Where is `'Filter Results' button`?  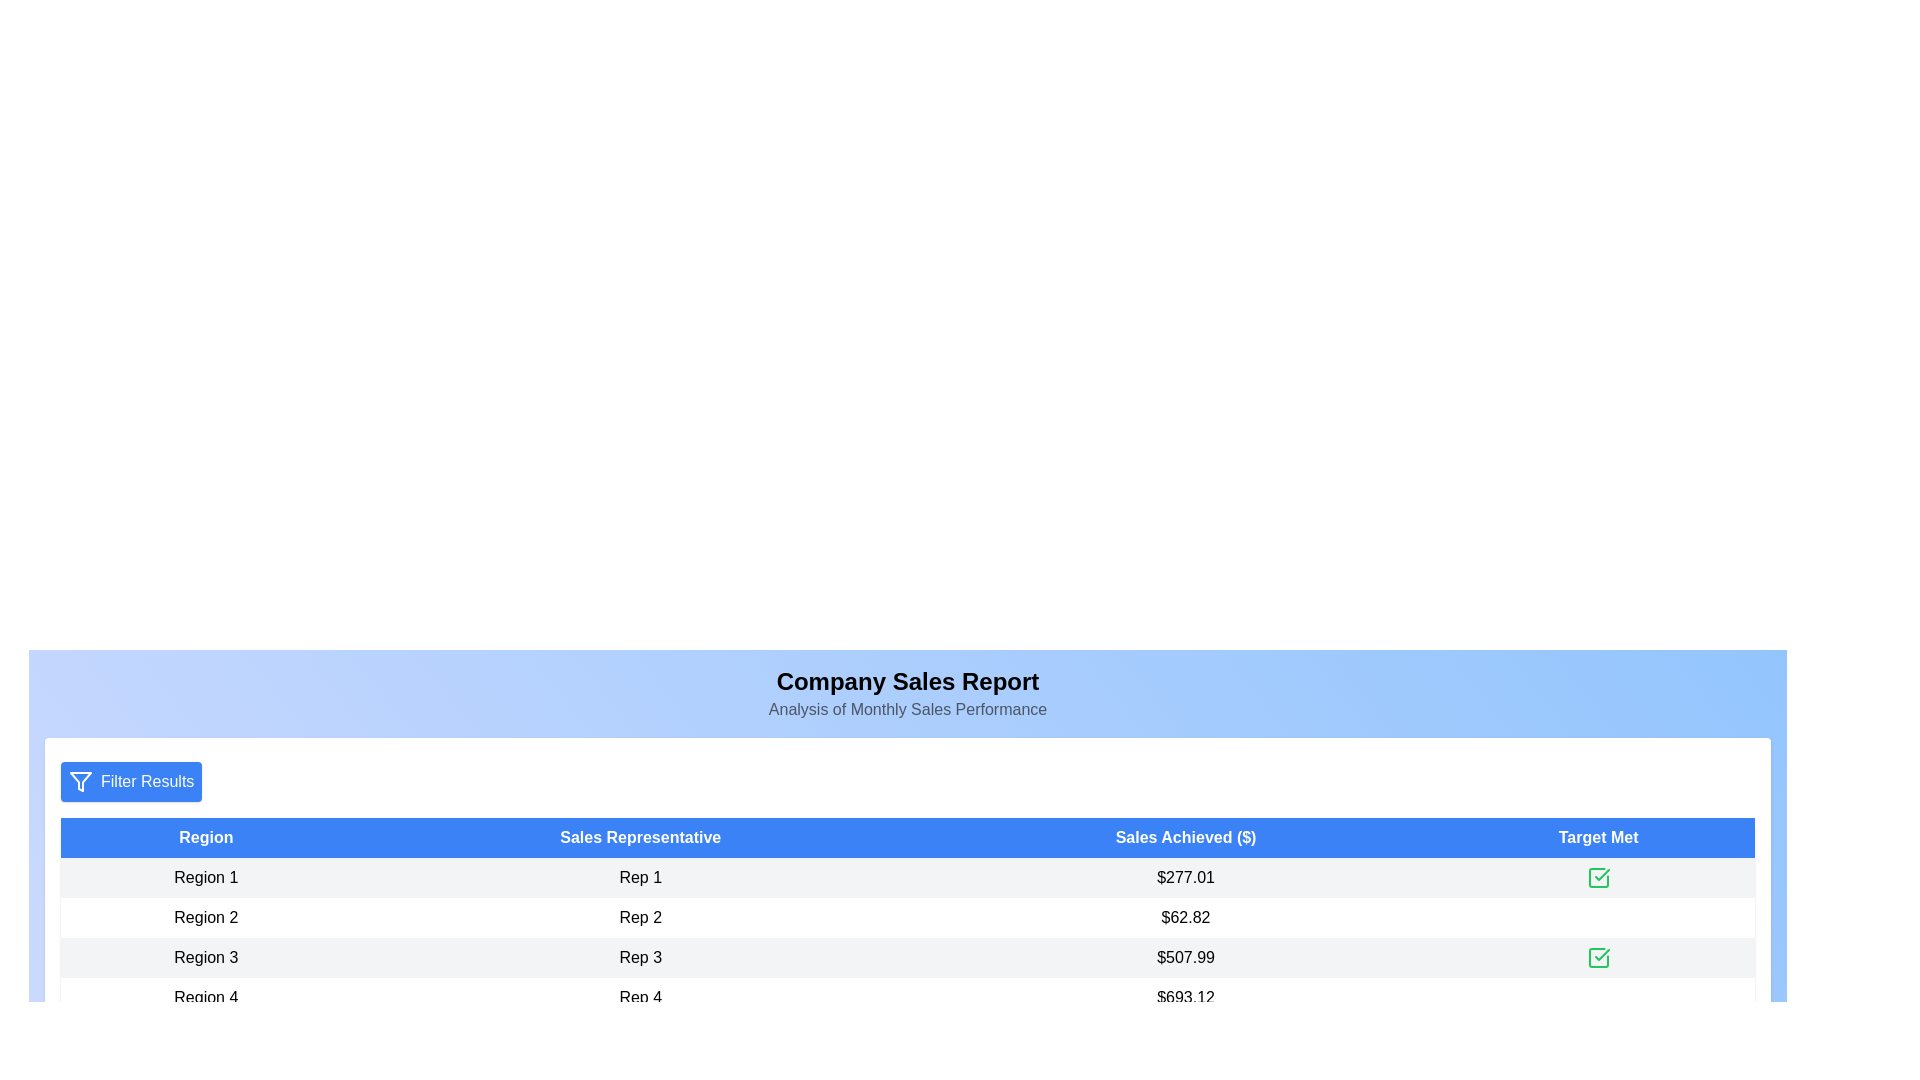
'Filter Results' button is located at coordinates (130, 781).